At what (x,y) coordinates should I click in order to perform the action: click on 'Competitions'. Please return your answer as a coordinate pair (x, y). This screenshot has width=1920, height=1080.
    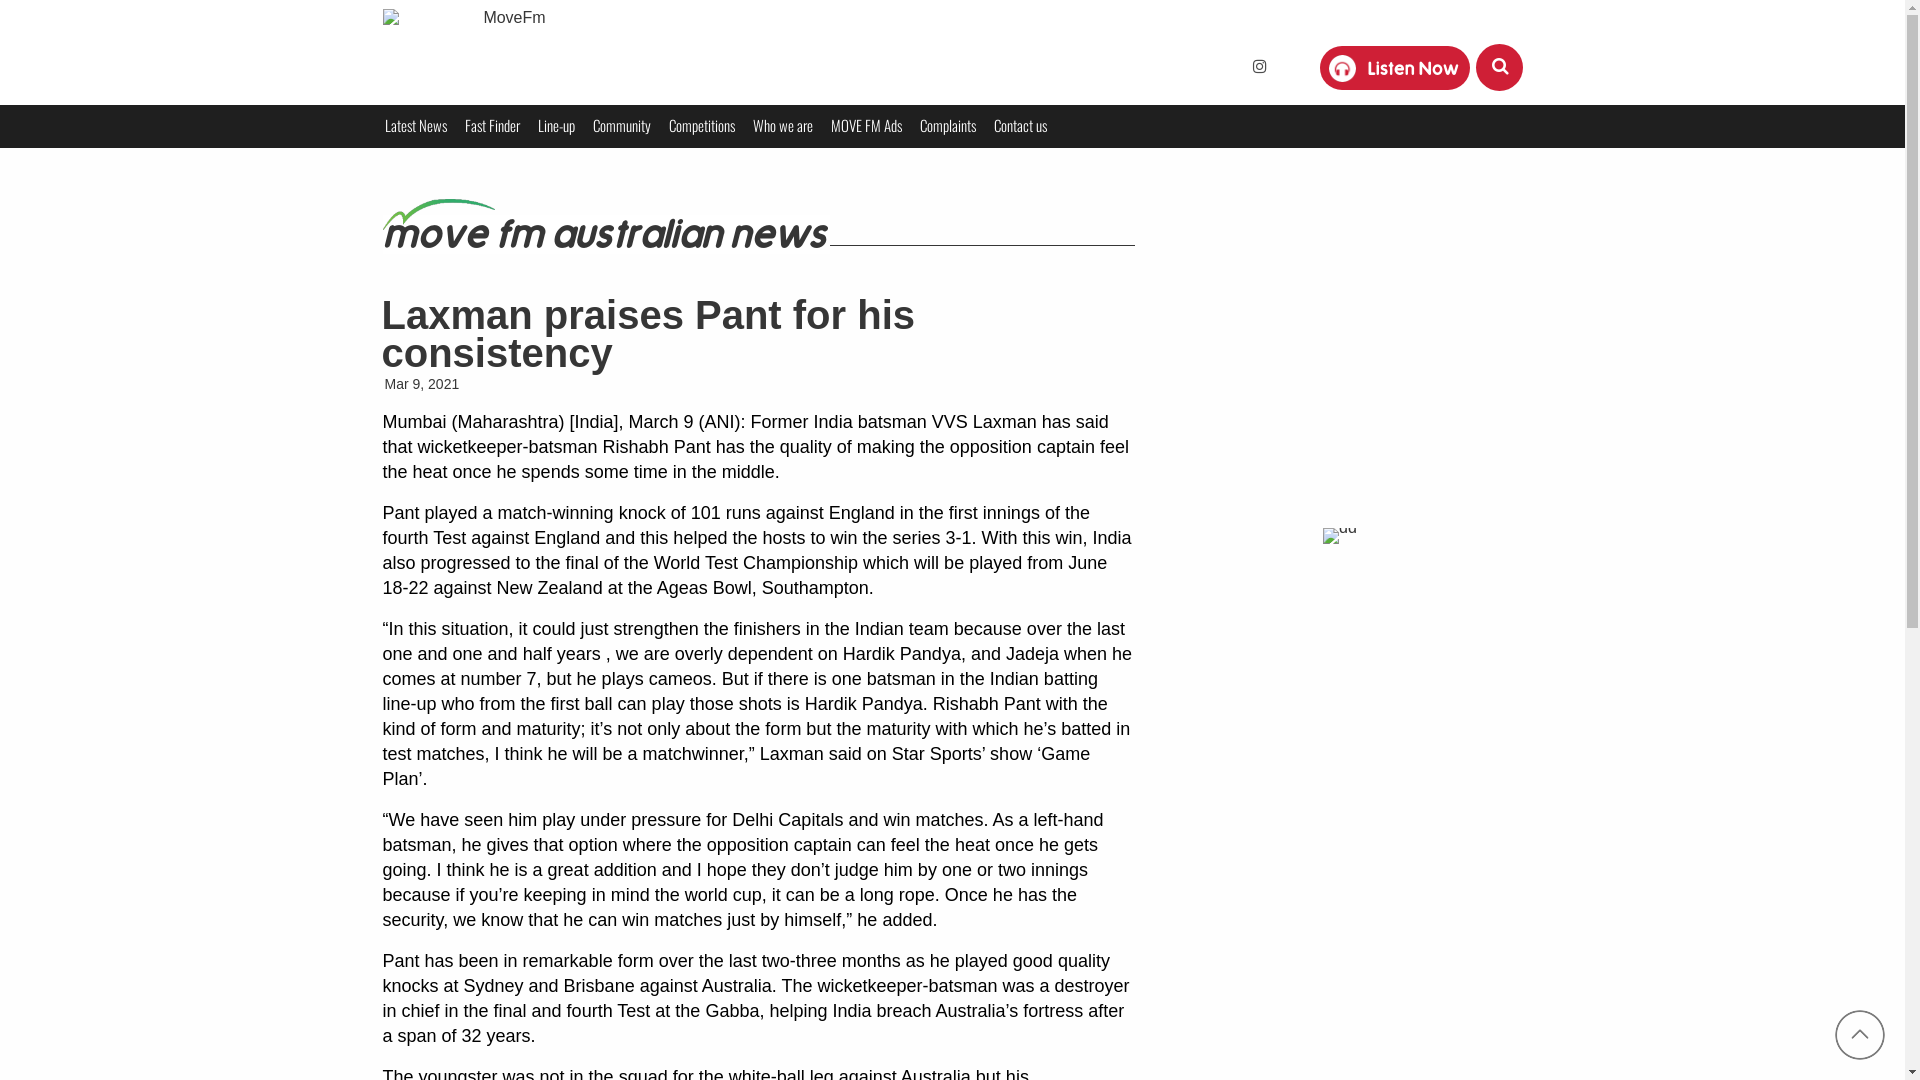
    Looking at the image, I should click on (701, 126).